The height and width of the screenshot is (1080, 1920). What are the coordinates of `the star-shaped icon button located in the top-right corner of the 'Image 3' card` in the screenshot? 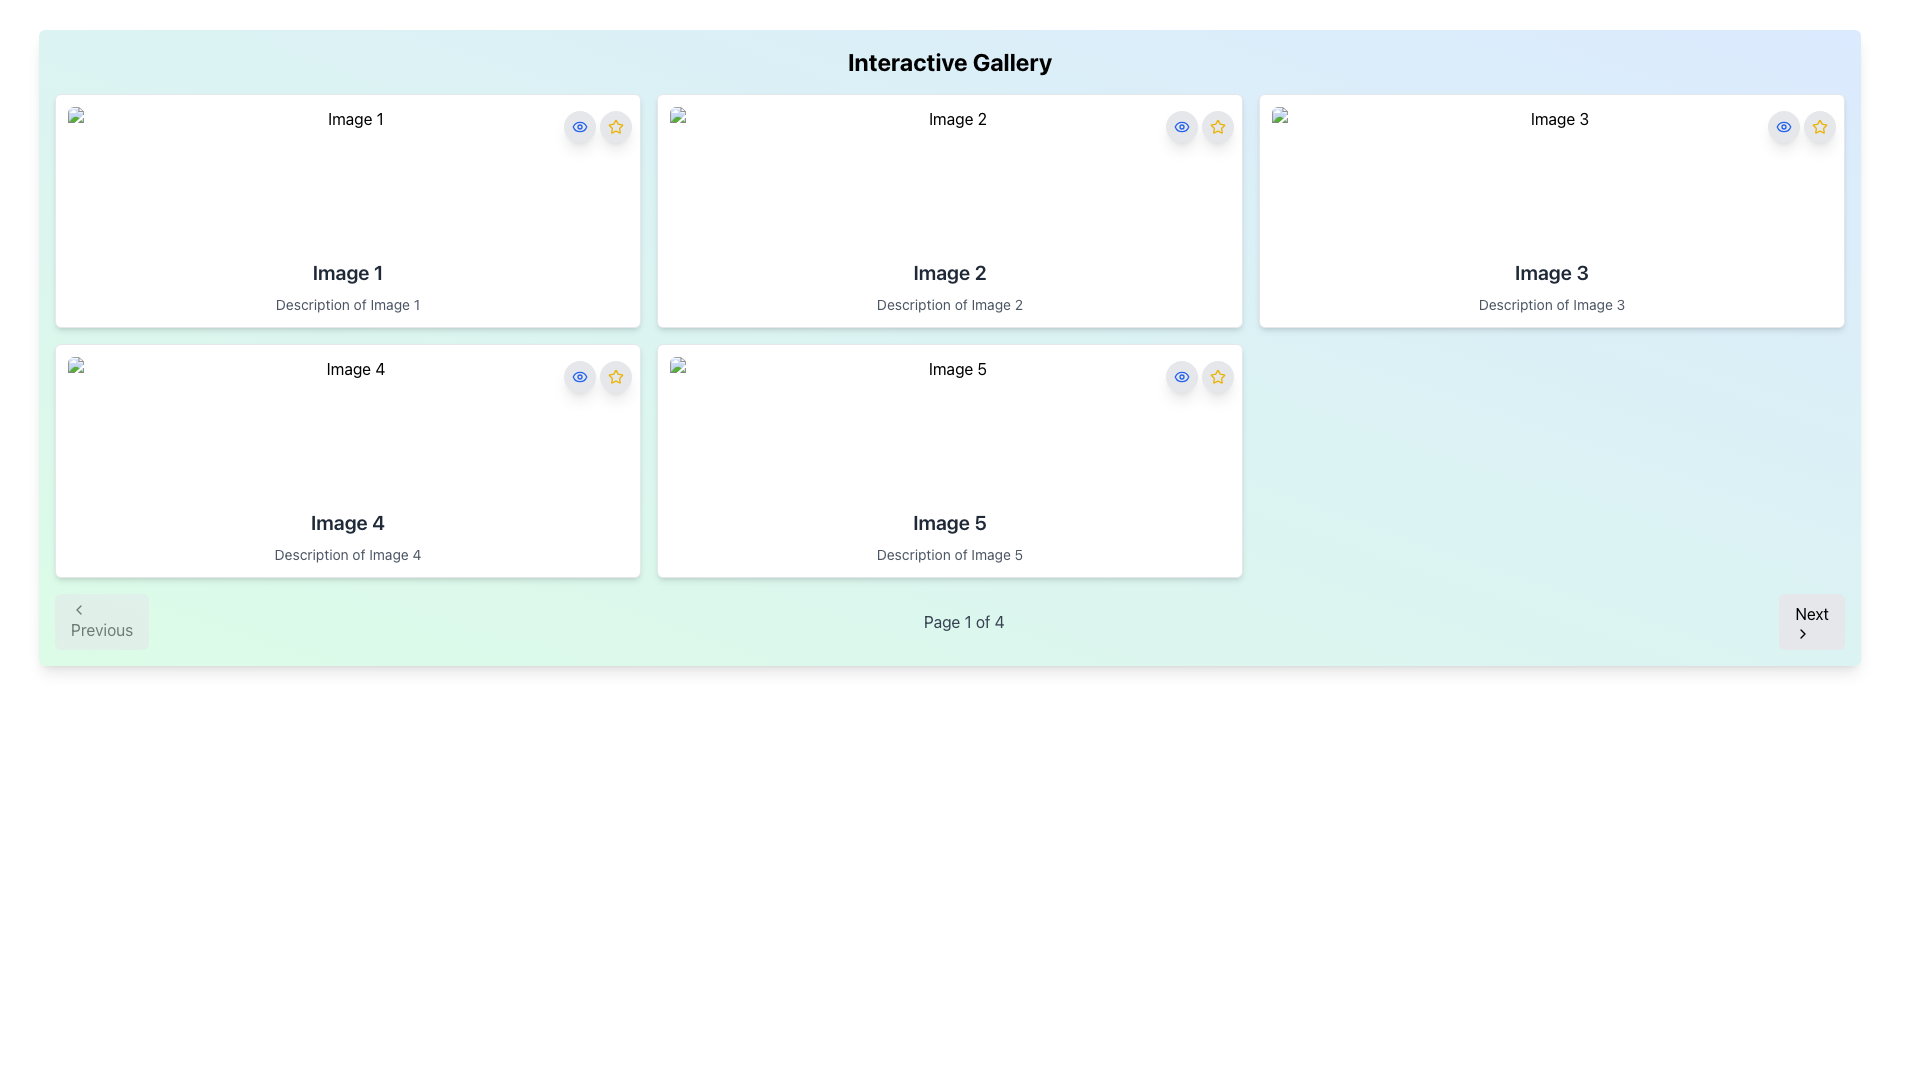 It's located at (1819, 127).